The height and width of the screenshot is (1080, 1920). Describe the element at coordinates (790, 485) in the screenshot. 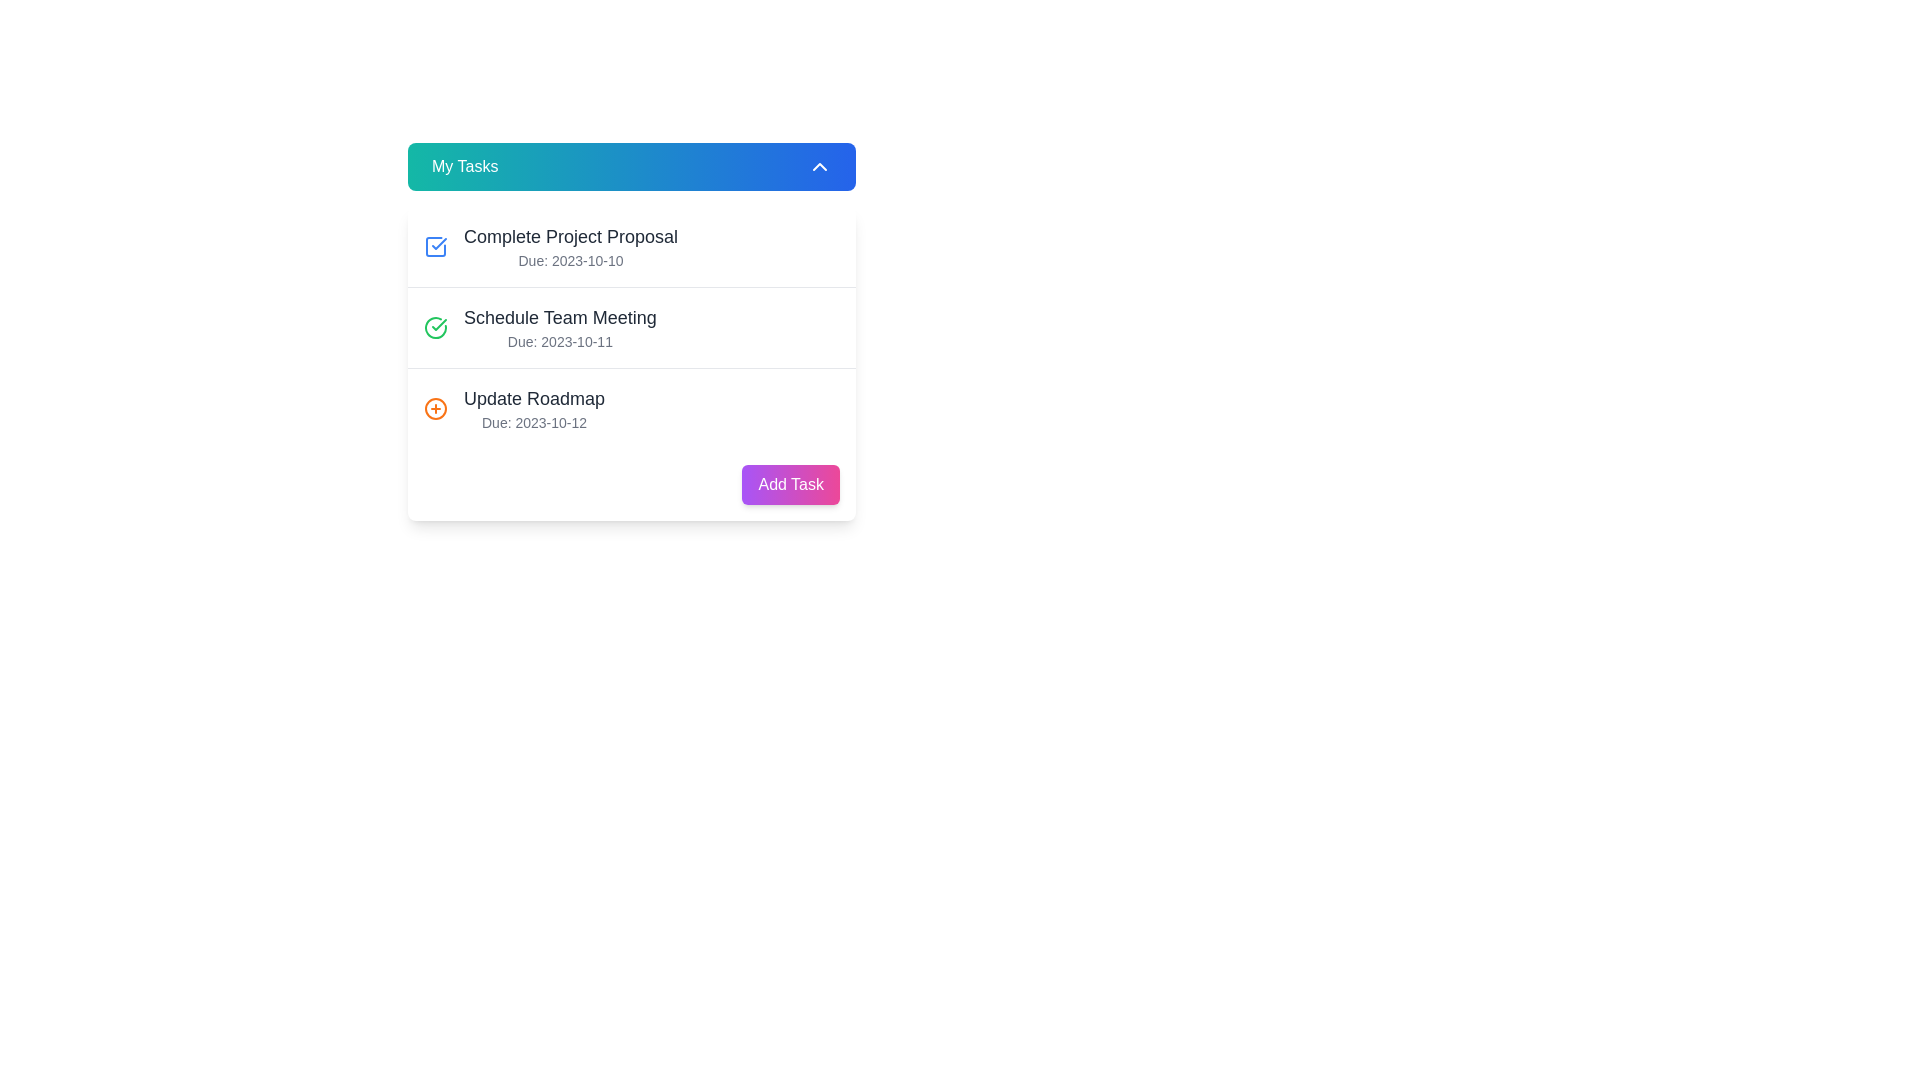

I see `the 'Add Task' button, which is a rectangular button with a gradient fill from purple to pink, featuring white centered text and rounded corners, to observe a style change` at that location.